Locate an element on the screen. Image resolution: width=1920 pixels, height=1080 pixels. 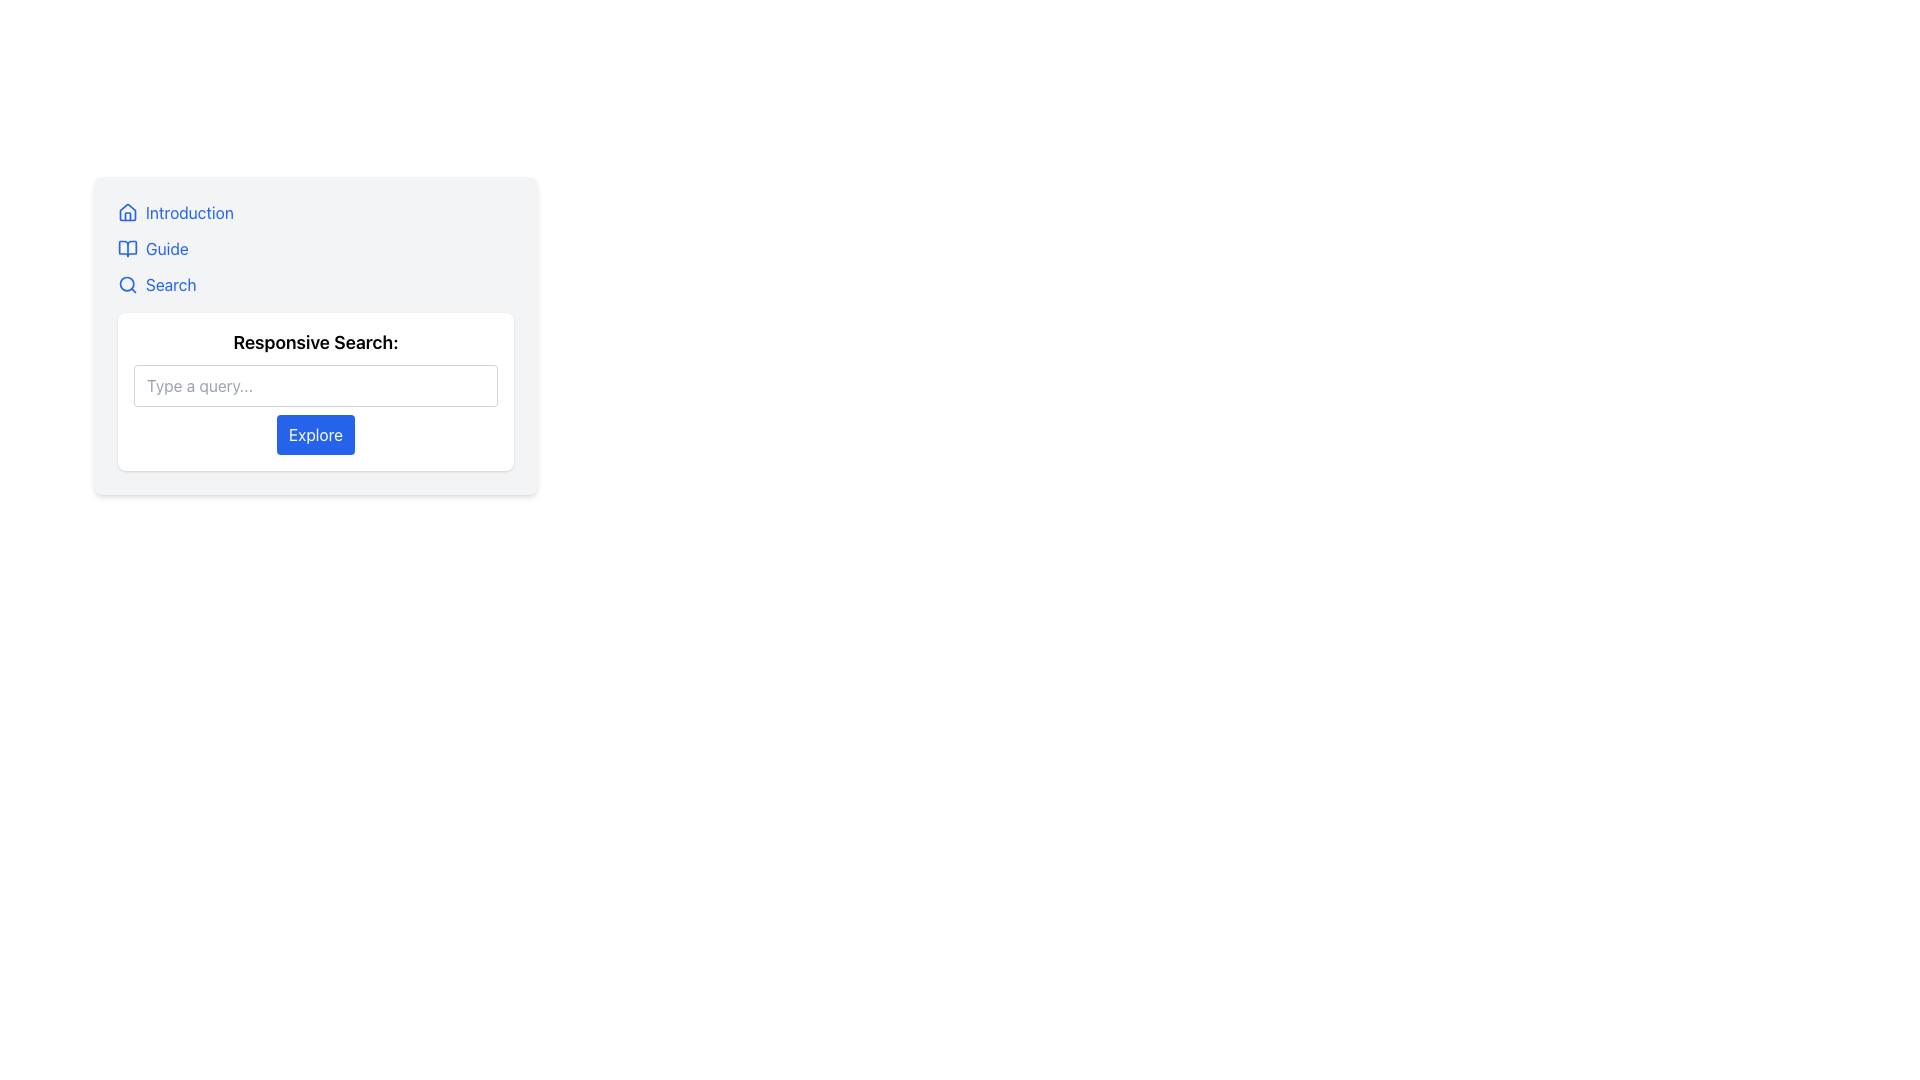
the 'Search' text hyperlink in blue font is located at coordinates (171, 285).